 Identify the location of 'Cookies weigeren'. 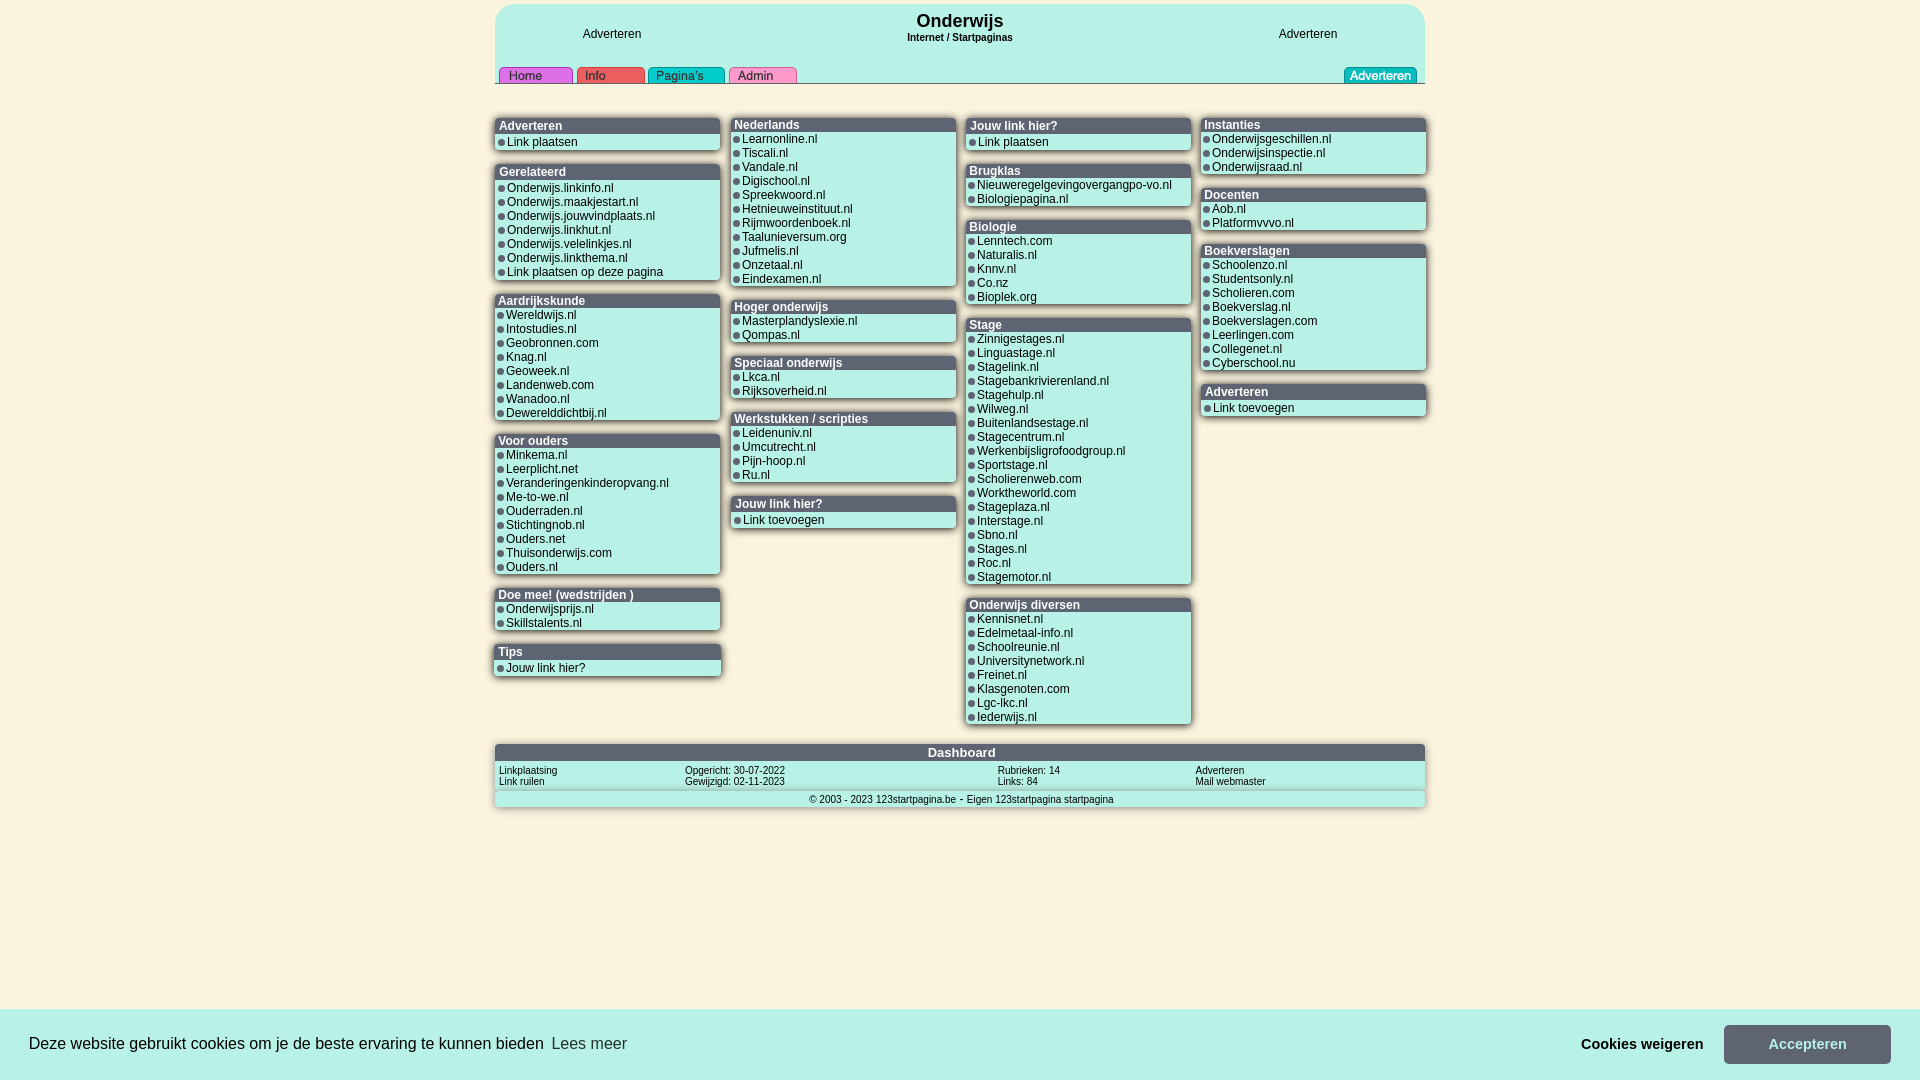
(1567, 1043).